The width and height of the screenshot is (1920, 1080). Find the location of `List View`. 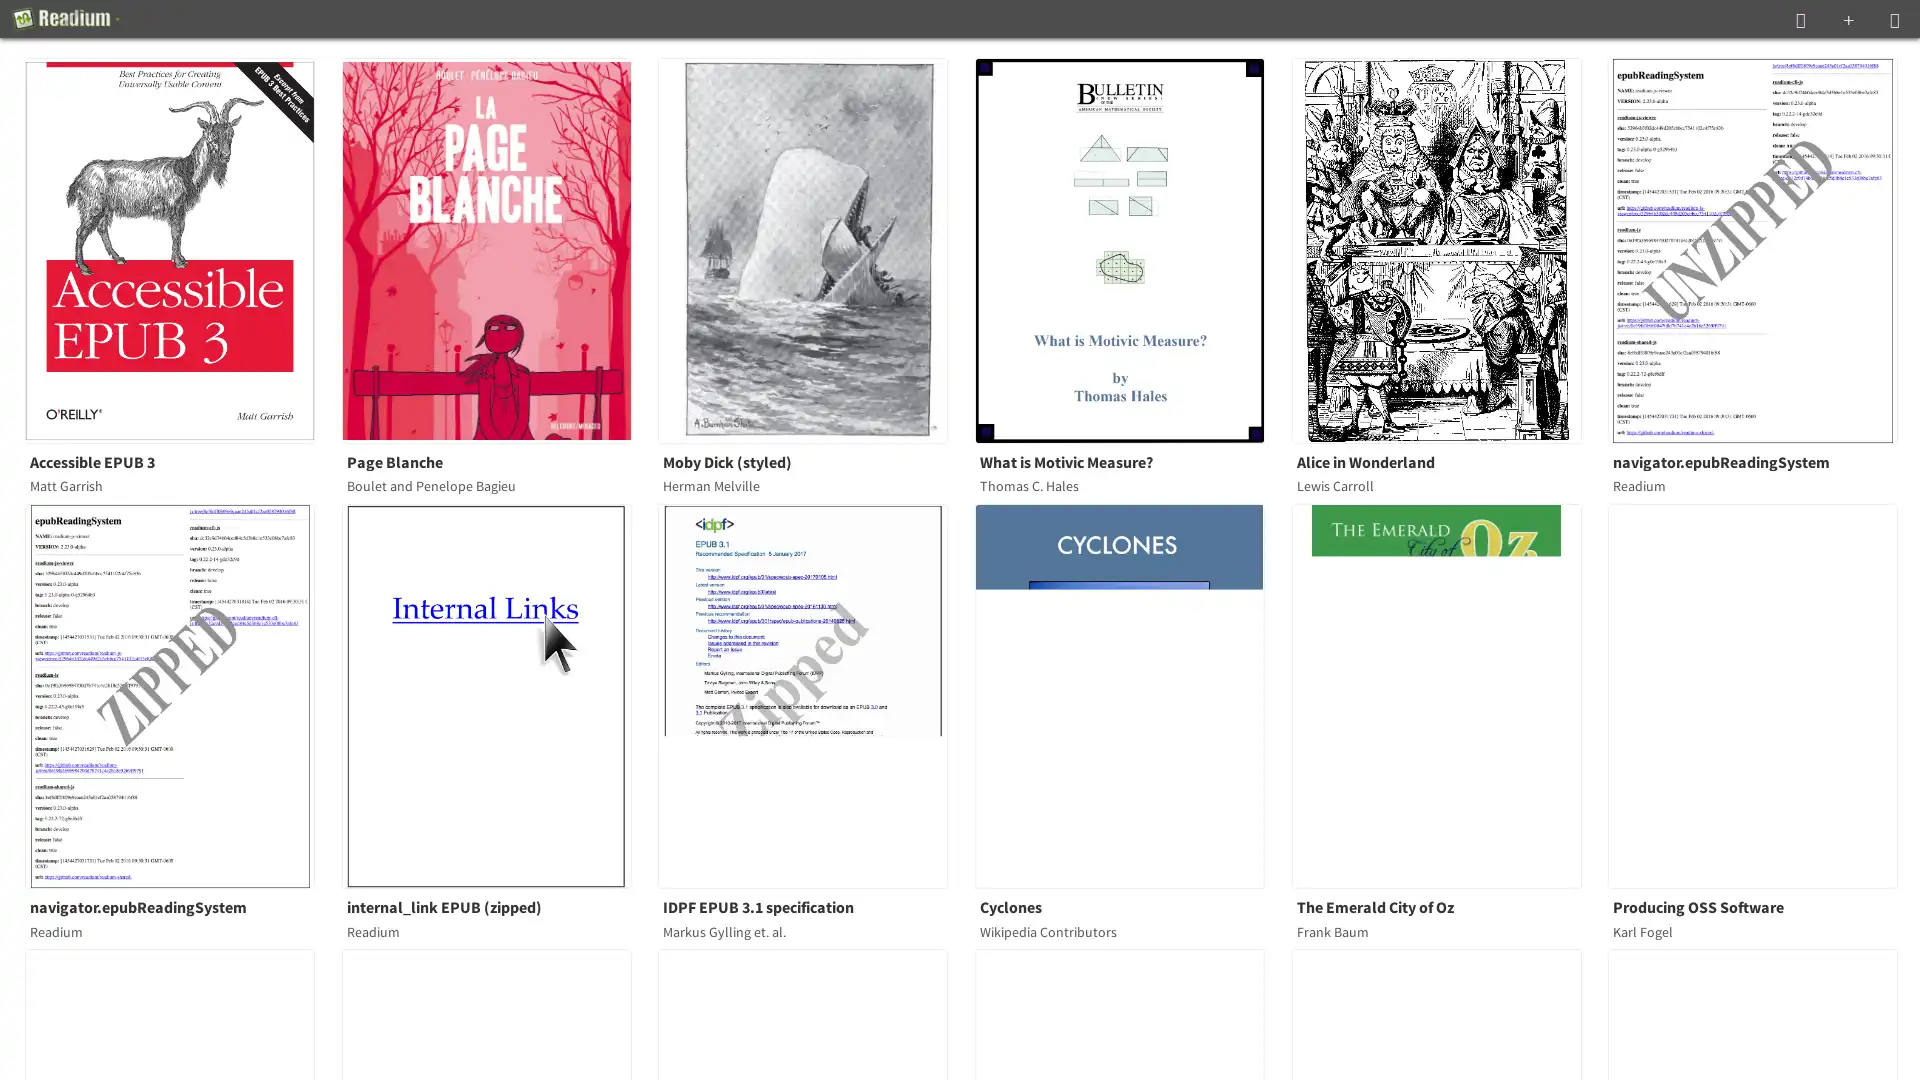

List View is located at coordinates (1800, 19).